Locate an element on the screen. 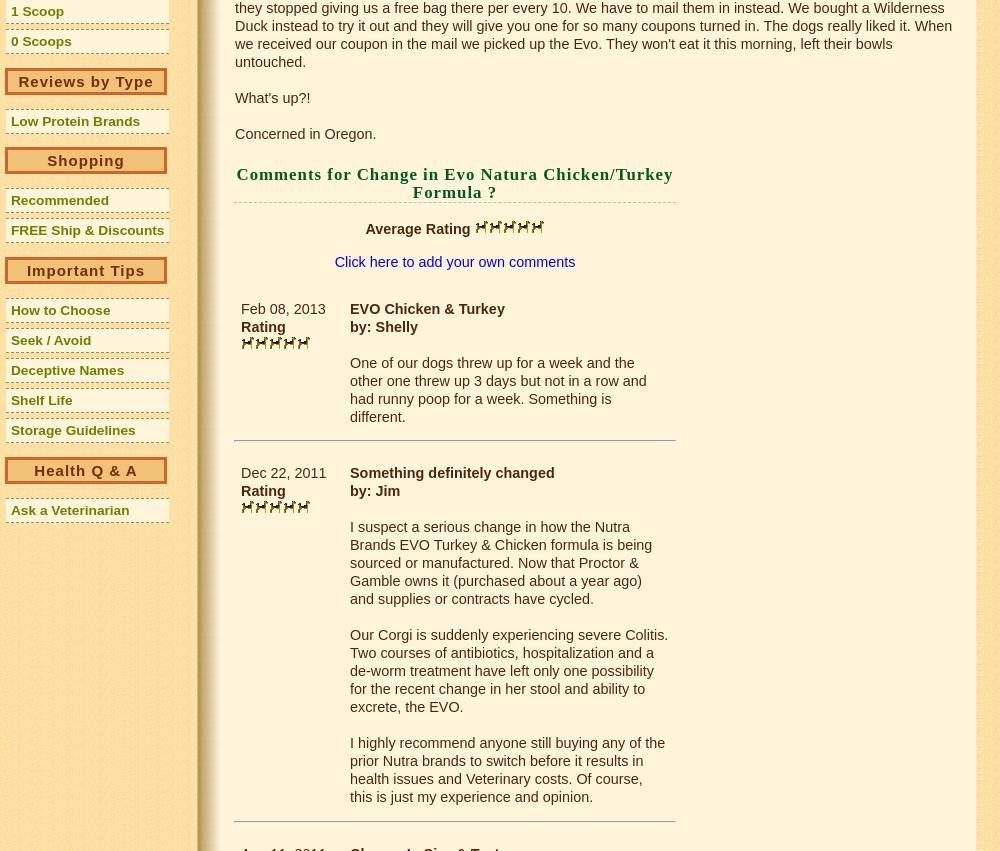  'Click here to add your own comments' is located at coordinates (333, 260).